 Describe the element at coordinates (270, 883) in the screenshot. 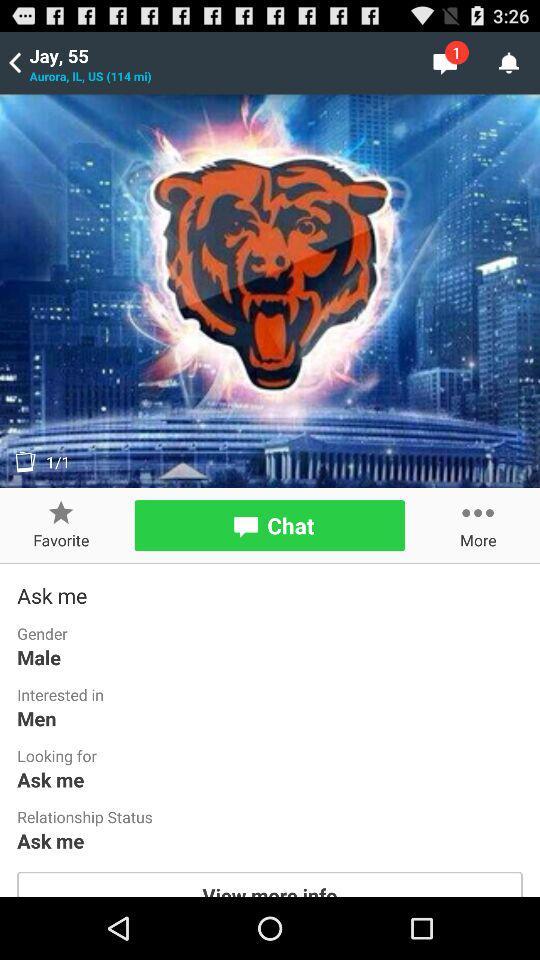

I see `the app below the ask me item` at that location.